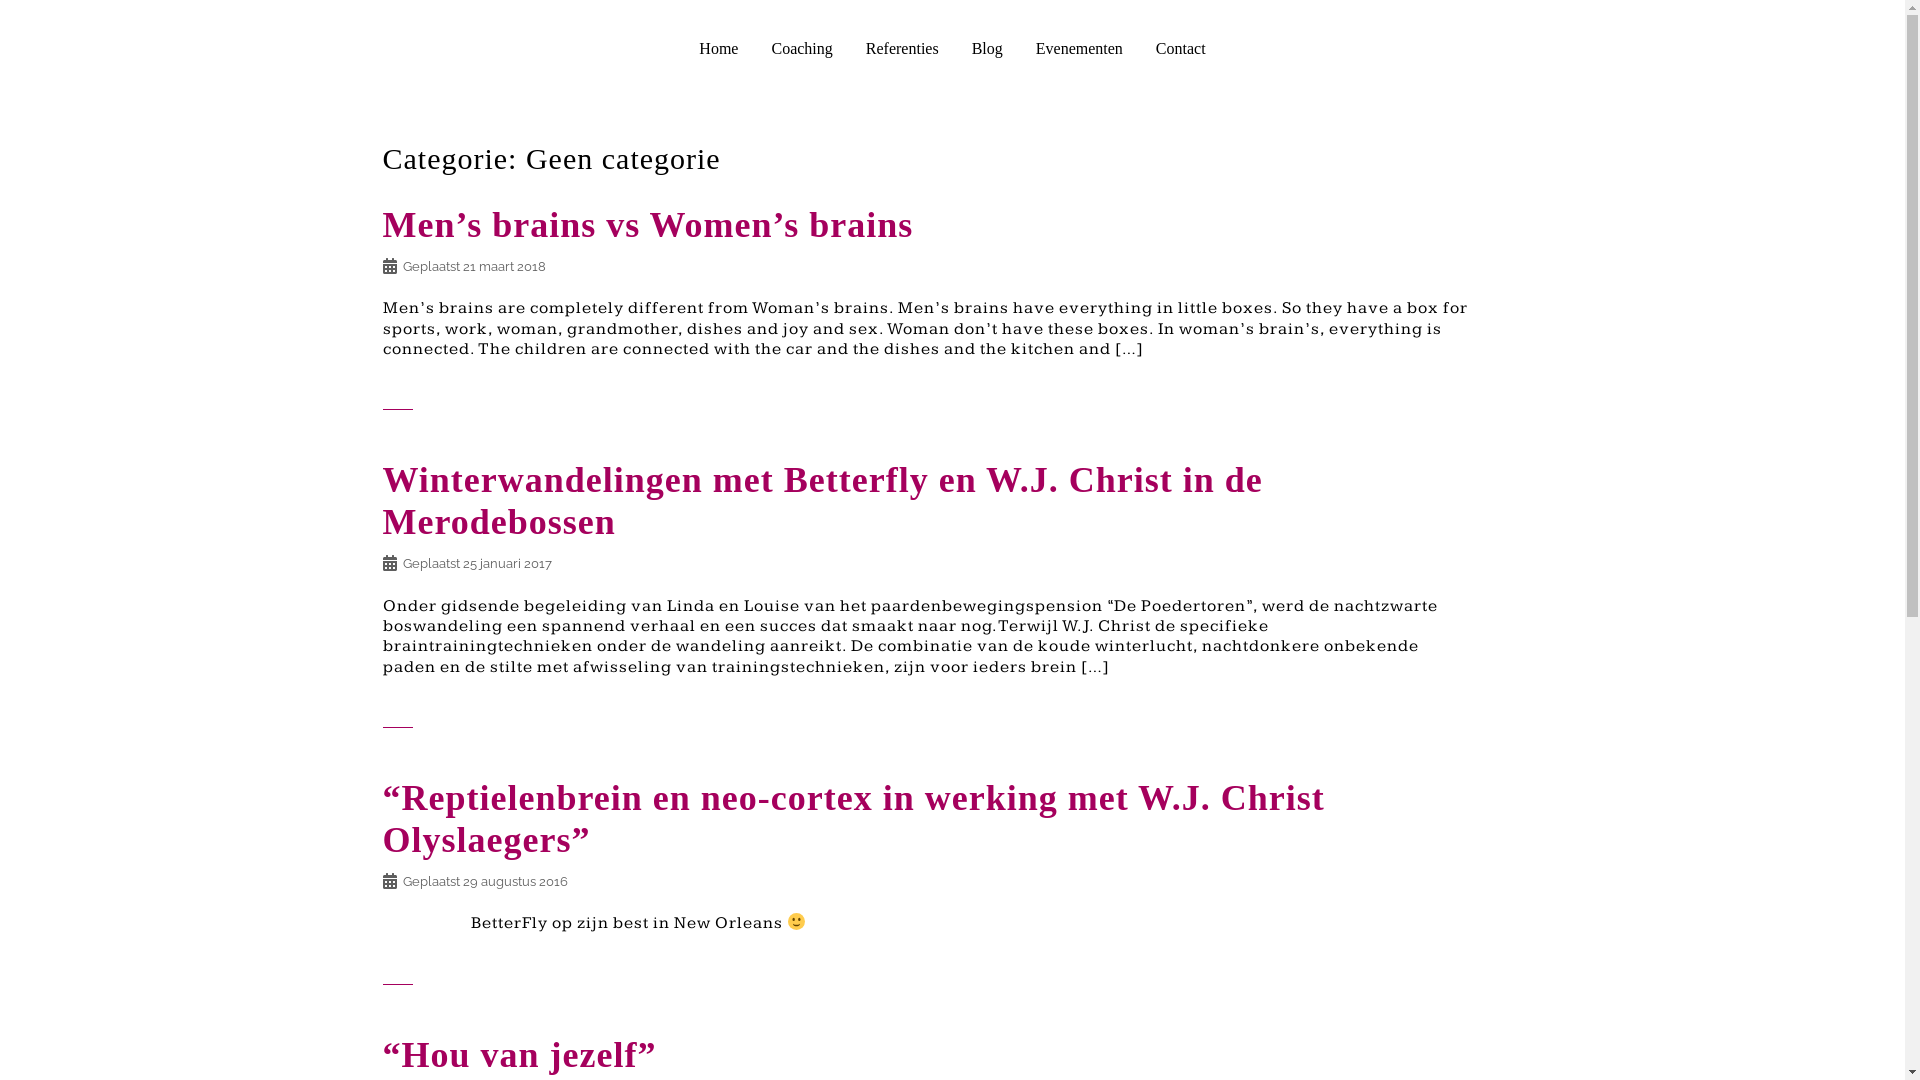  Describe the element at coordinates (503, 265) in the screenshot. I see `'21 maart 2018'` at that location.